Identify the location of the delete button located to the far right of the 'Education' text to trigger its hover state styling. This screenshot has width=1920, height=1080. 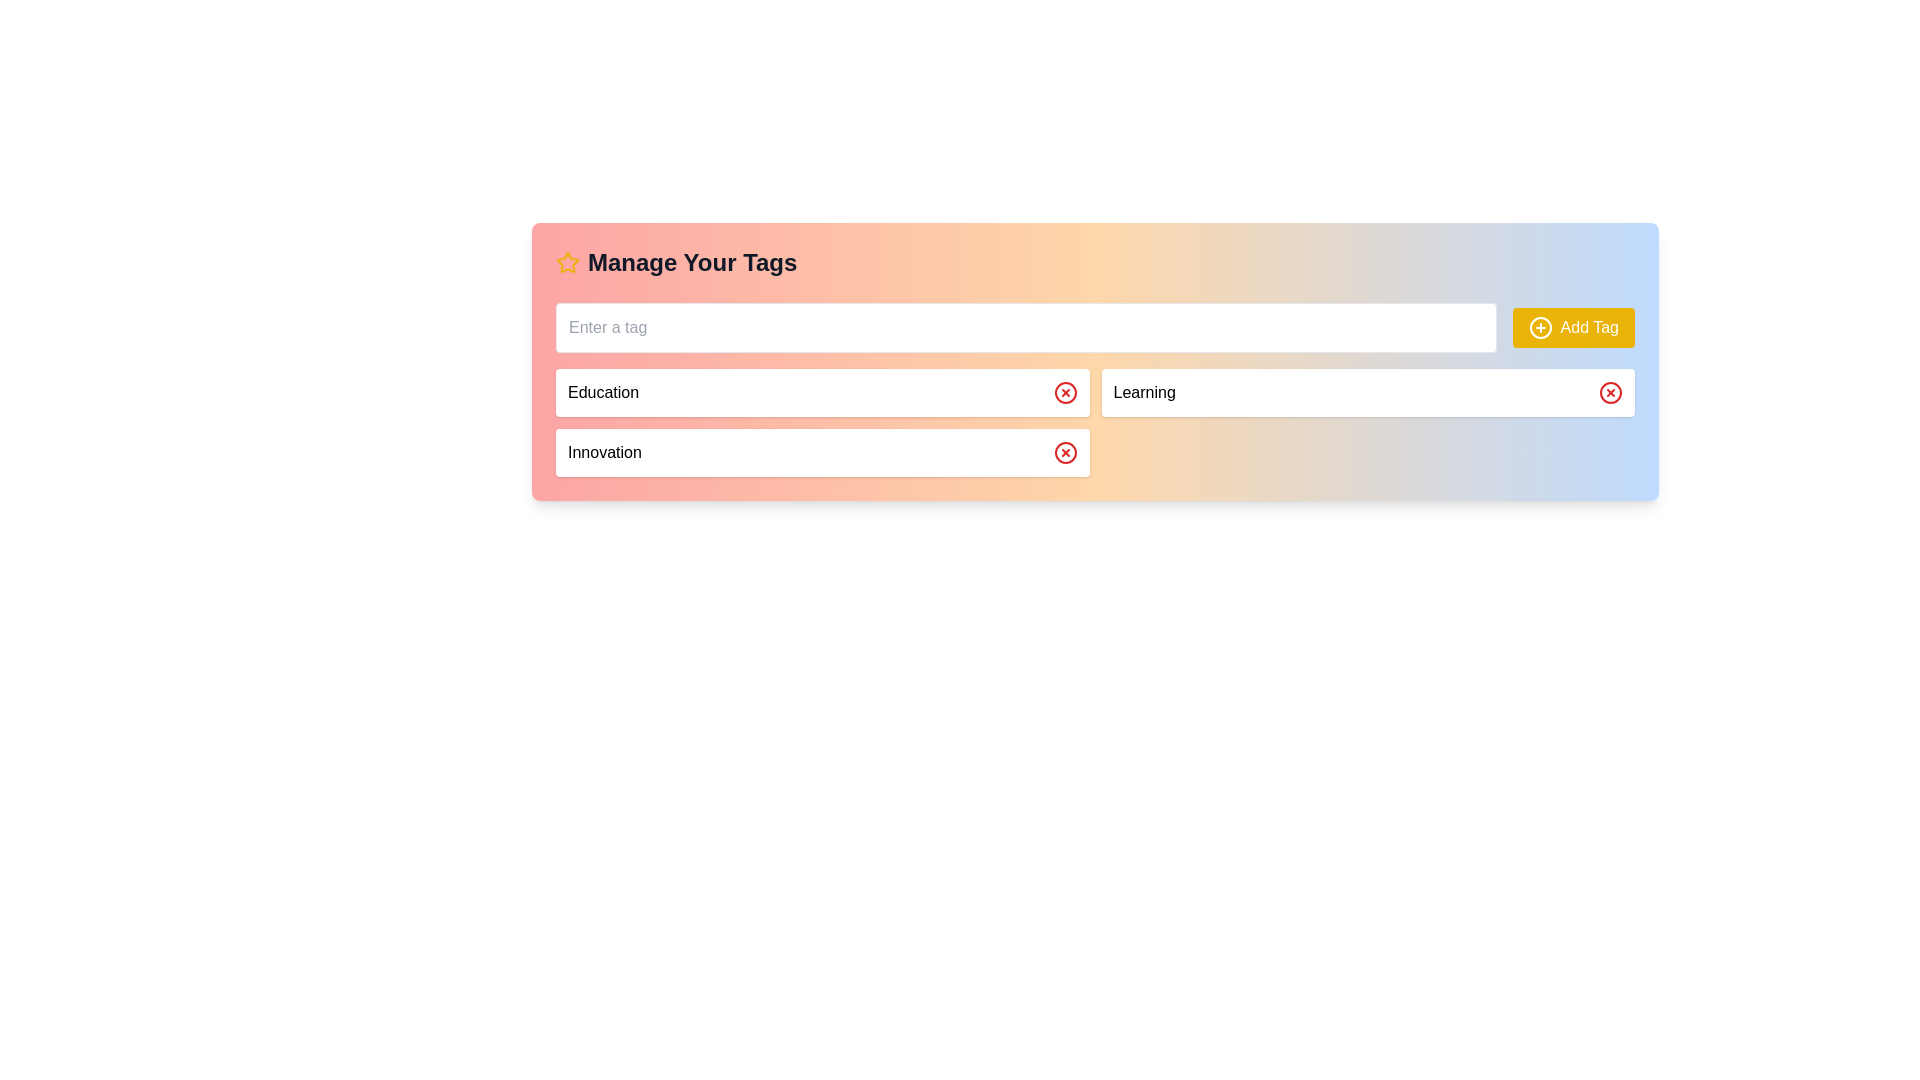
(1064, 393).